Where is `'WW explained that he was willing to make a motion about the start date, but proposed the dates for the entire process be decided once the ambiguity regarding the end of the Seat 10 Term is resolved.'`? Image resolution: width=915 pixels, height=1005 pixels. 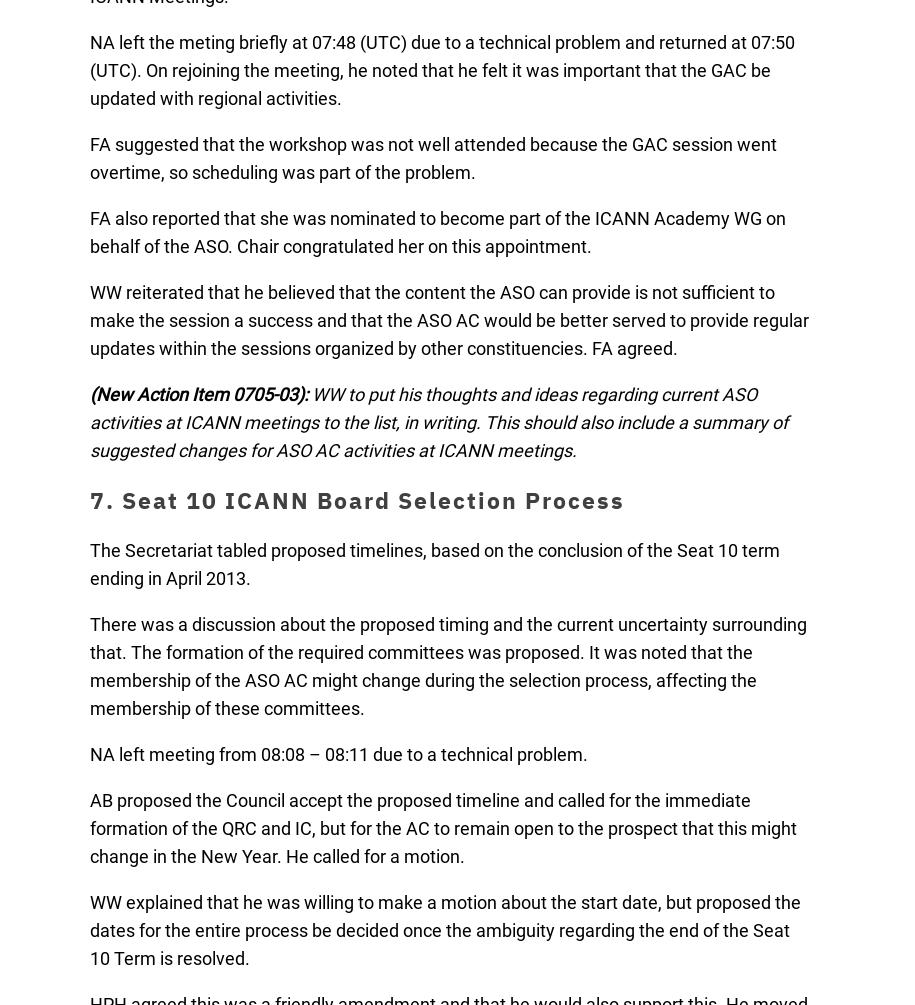
'WW explained that he was willing to make a motion about the start date, but proposed the dates for the entire process be decided once the ambiguity regarding the end of the Seat 10 Term is resolved.' is located at coordinates (445, 929).